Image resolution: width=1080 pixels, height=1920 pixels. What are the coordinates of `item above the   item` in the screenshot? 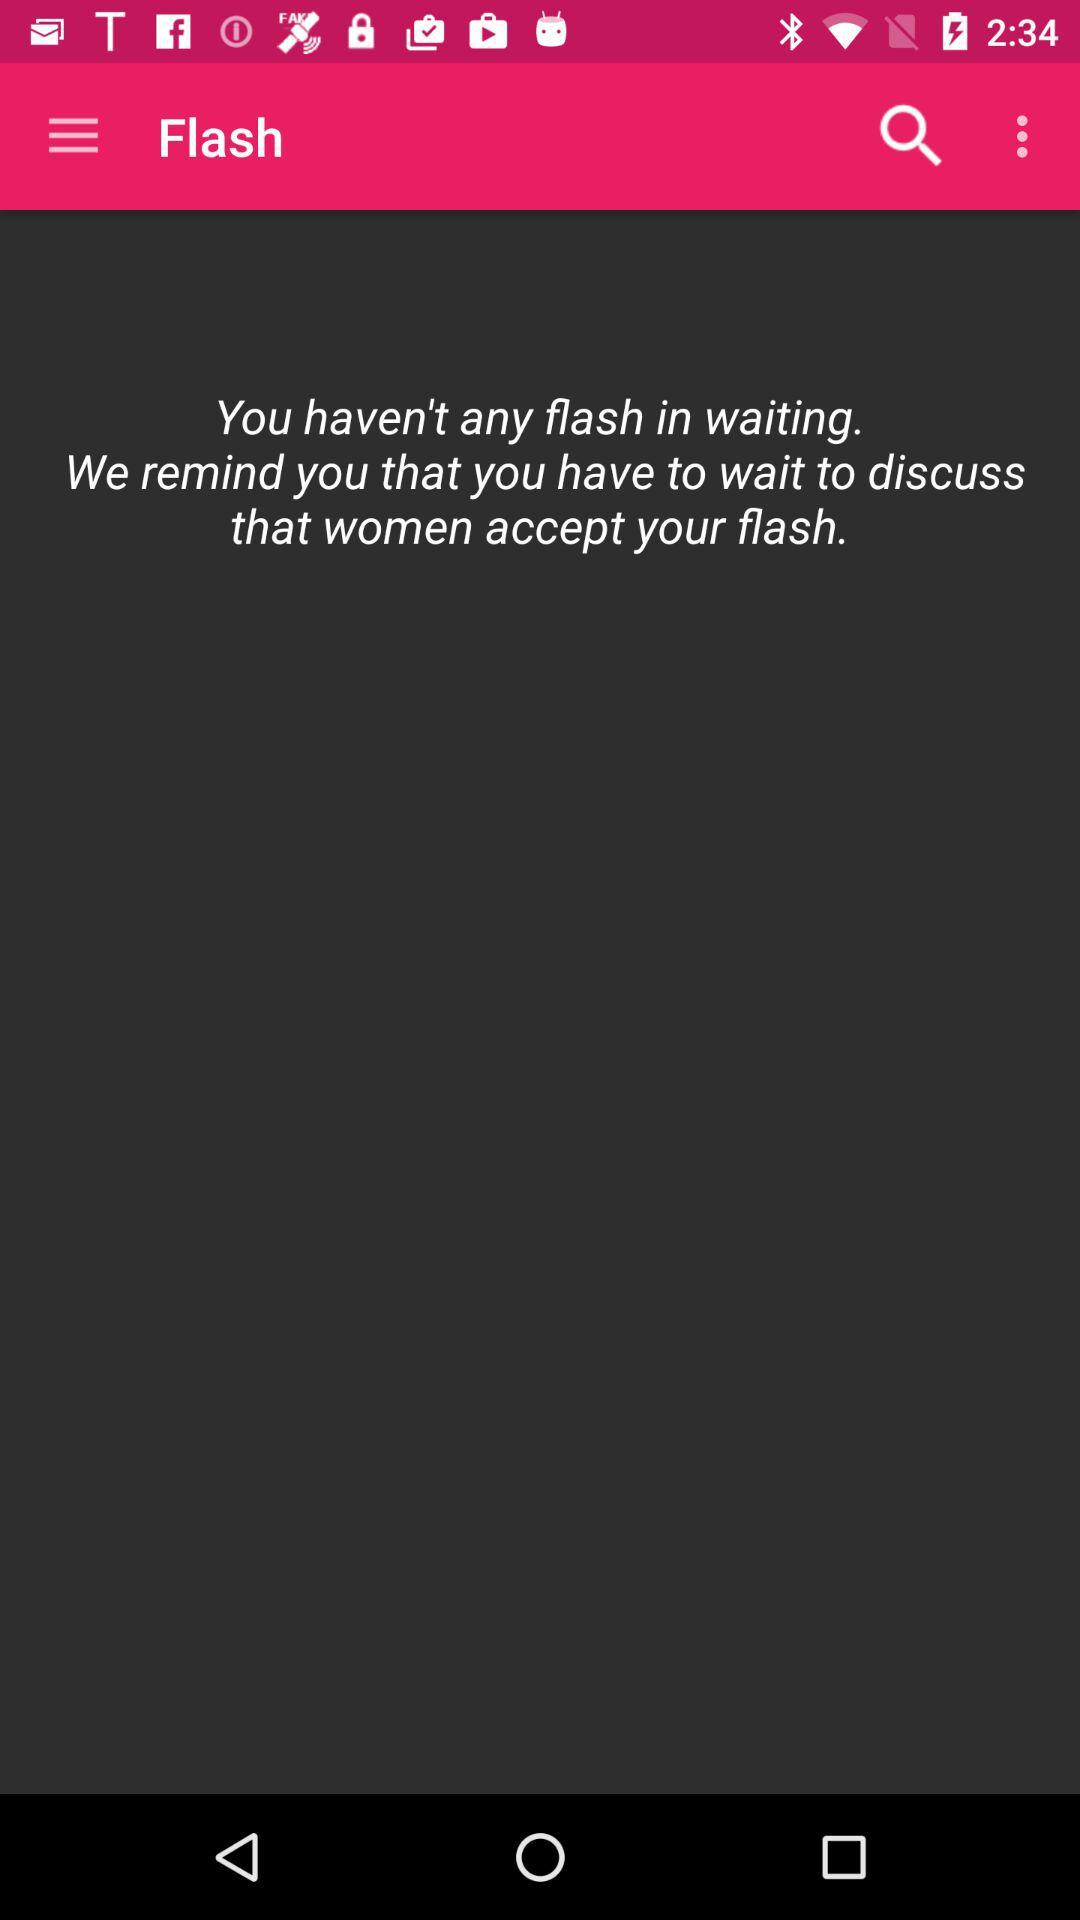 It's located at (72, 135).